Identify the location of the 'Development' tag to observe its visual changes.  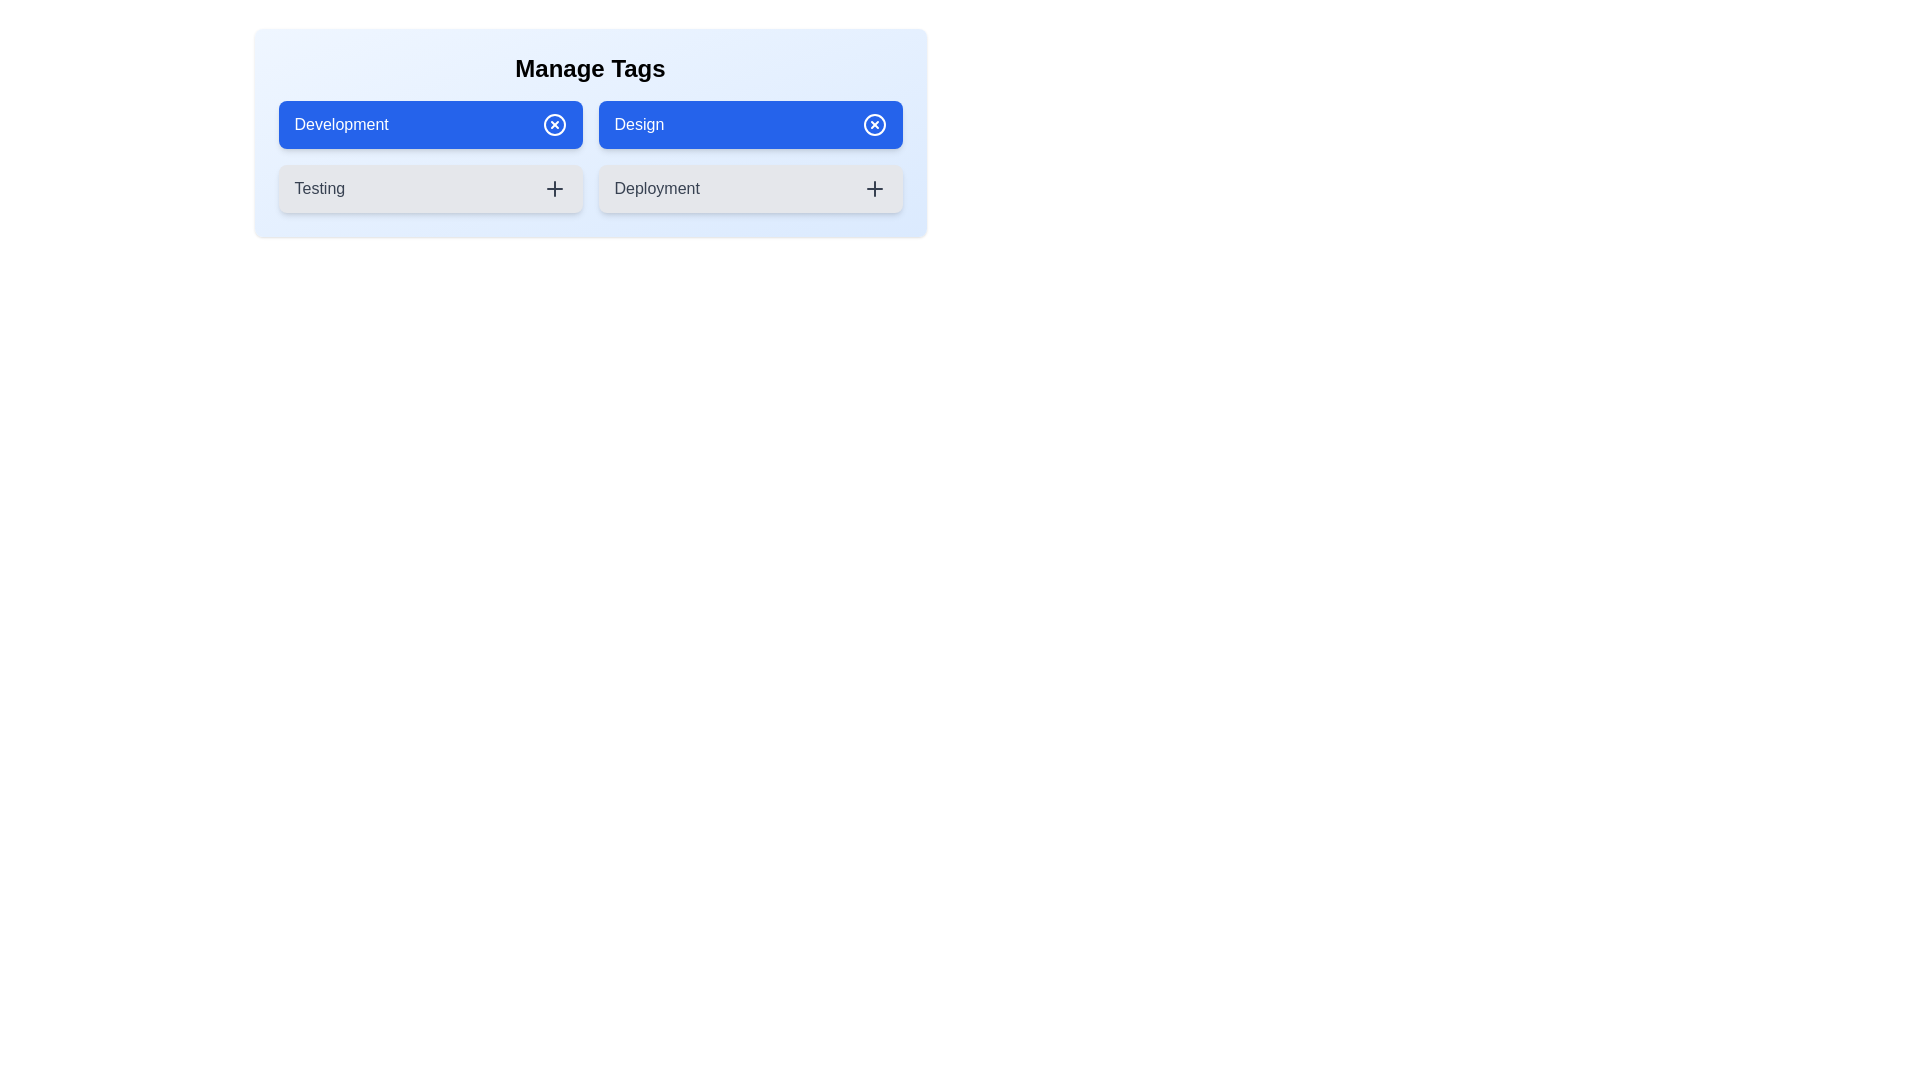
(429, 124).